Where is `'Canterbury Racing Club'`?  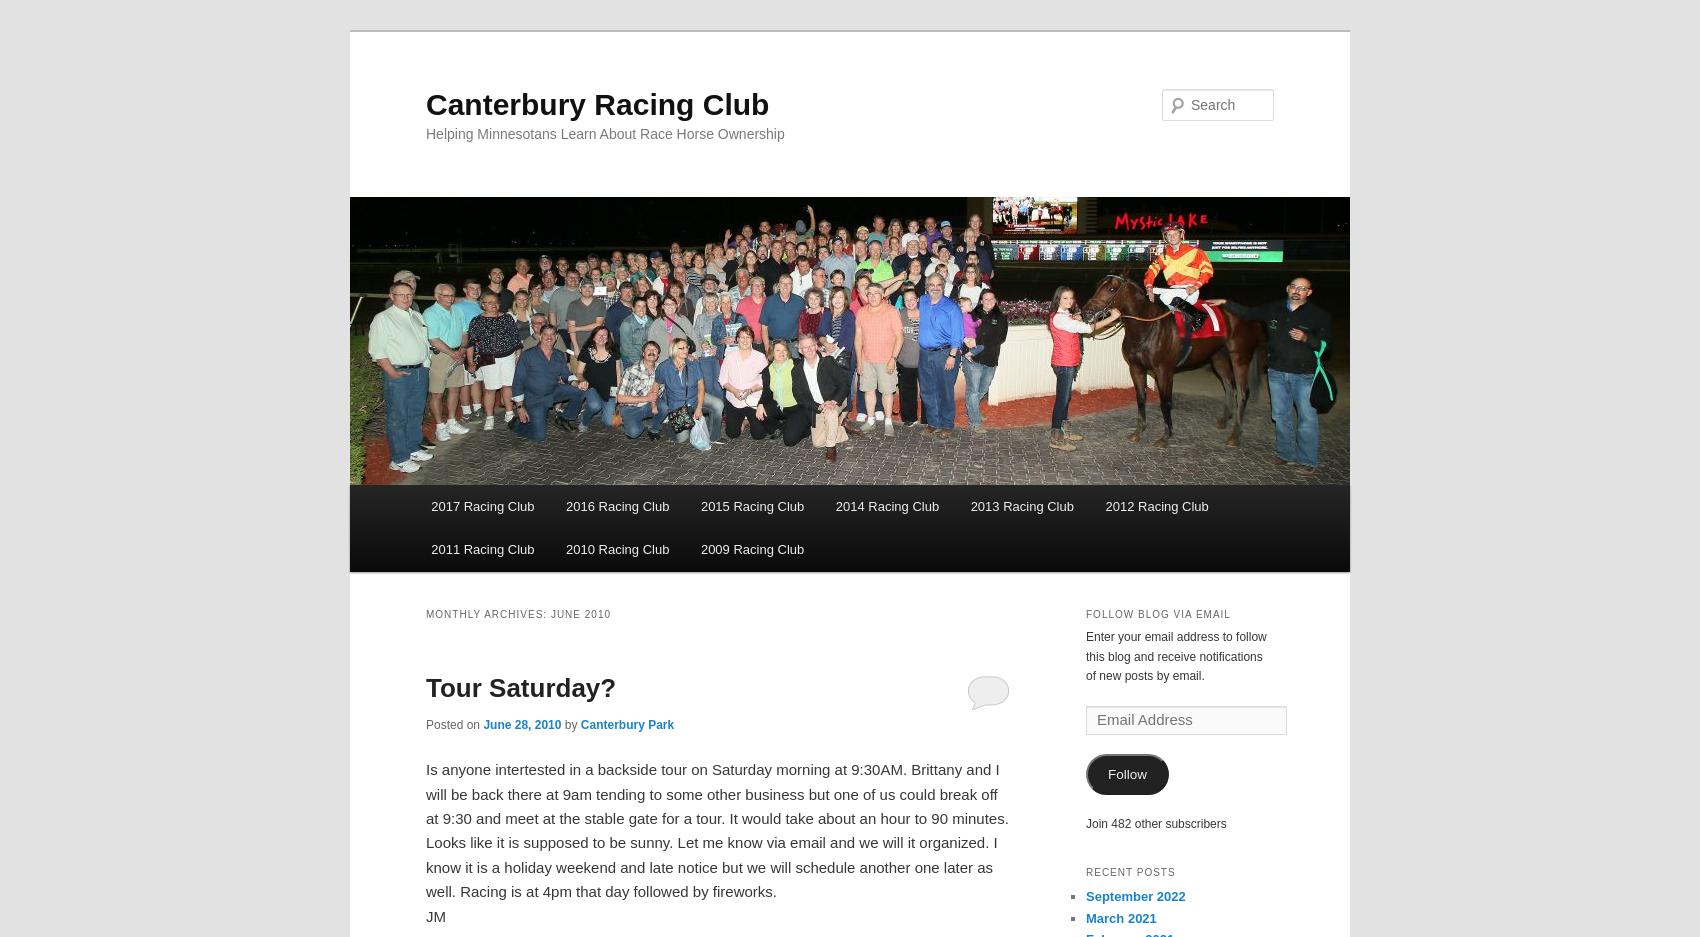
'Canterbury Racing Club' is located at coordinates (596, 102).